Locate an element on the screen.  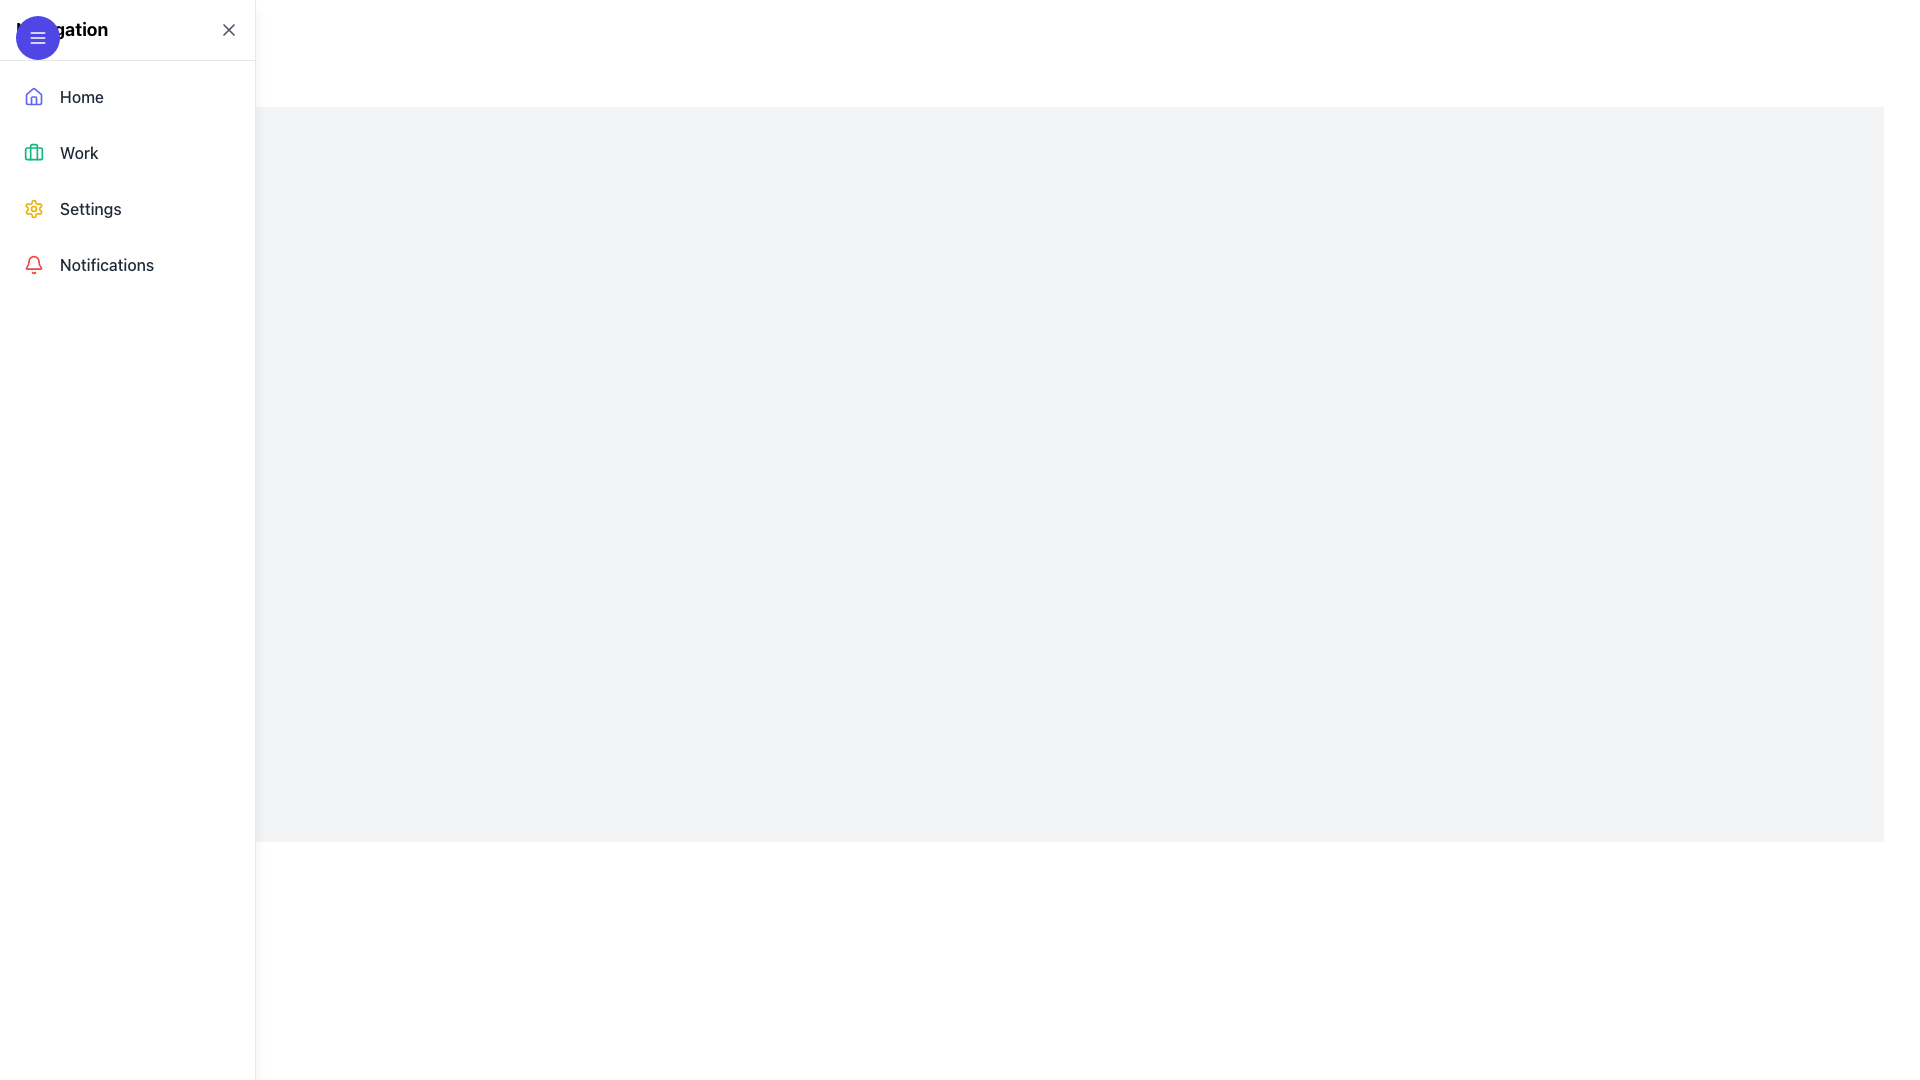
the small square button with an 'X' icon in the top-right section of the navigation menu header is located at coordinates (229, 30).